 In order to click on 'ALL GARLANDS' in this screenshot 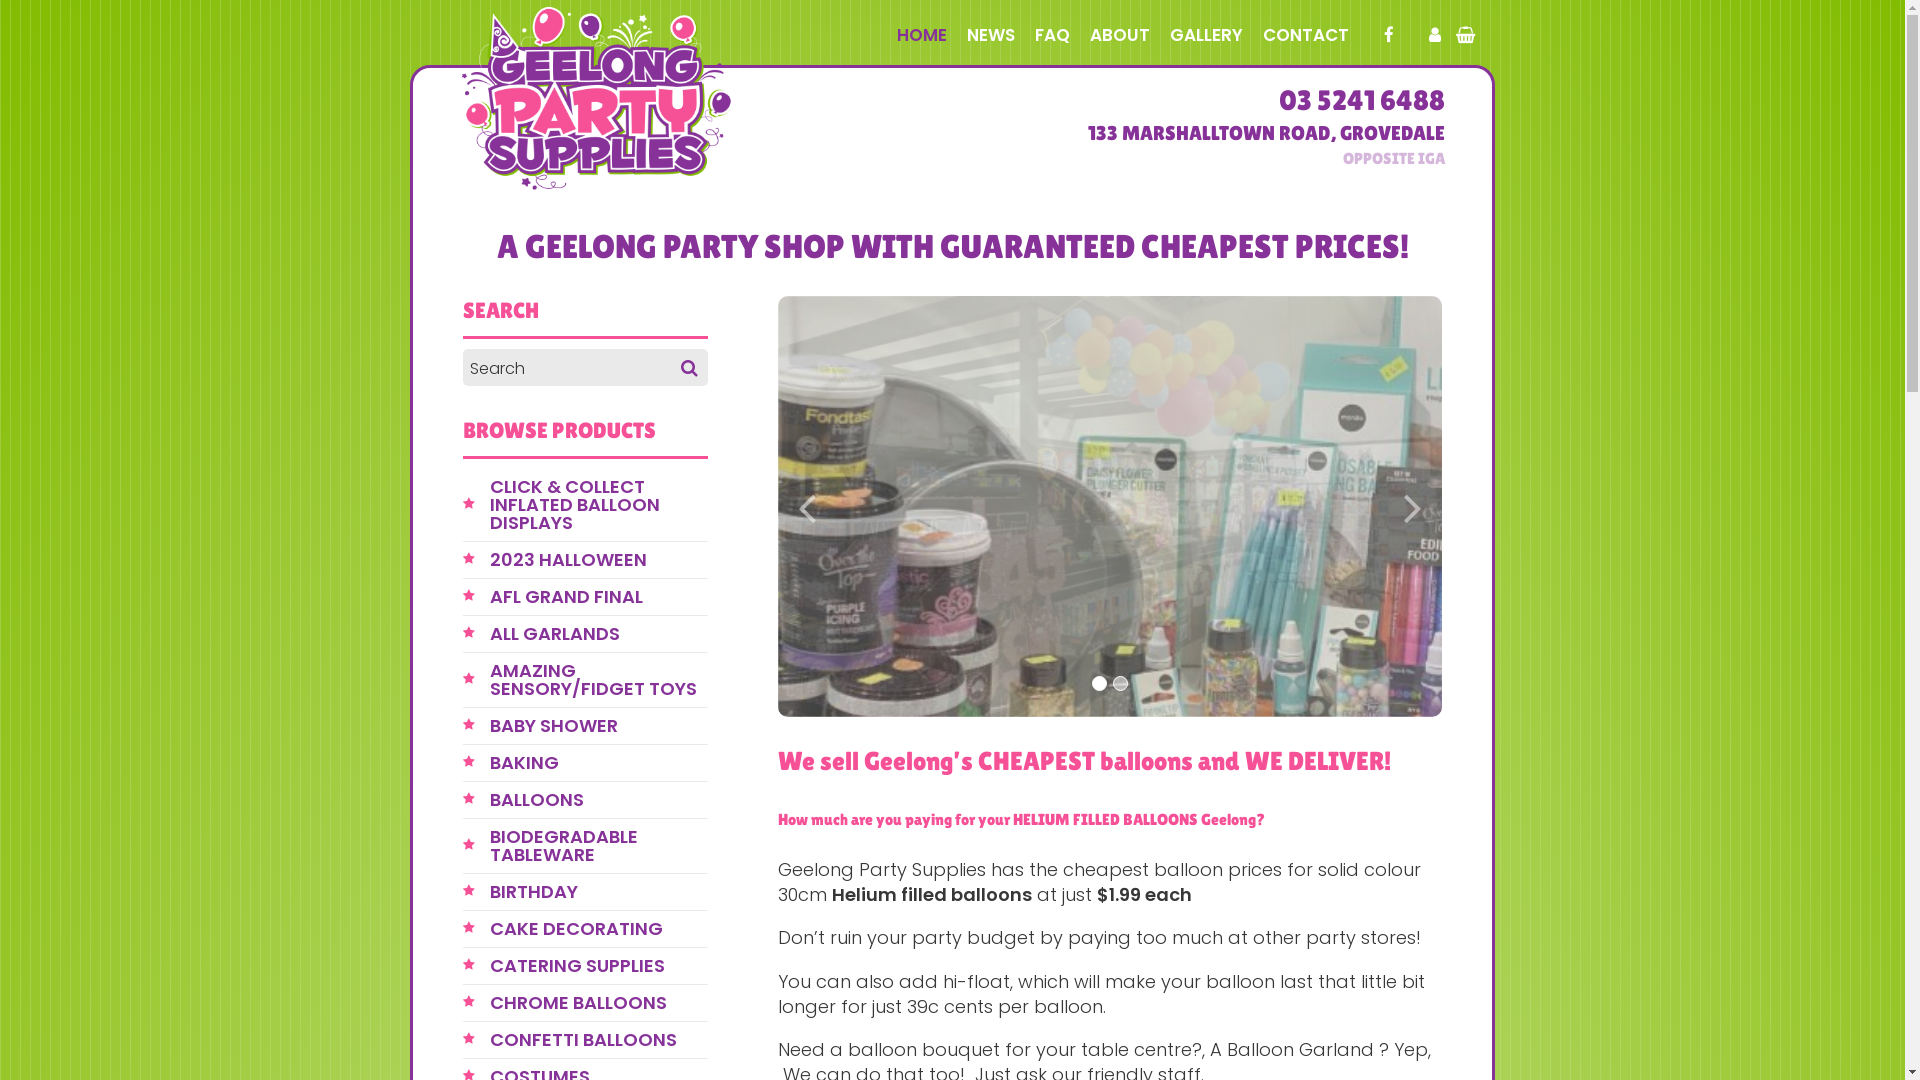, I will do `click(598, 633)`.